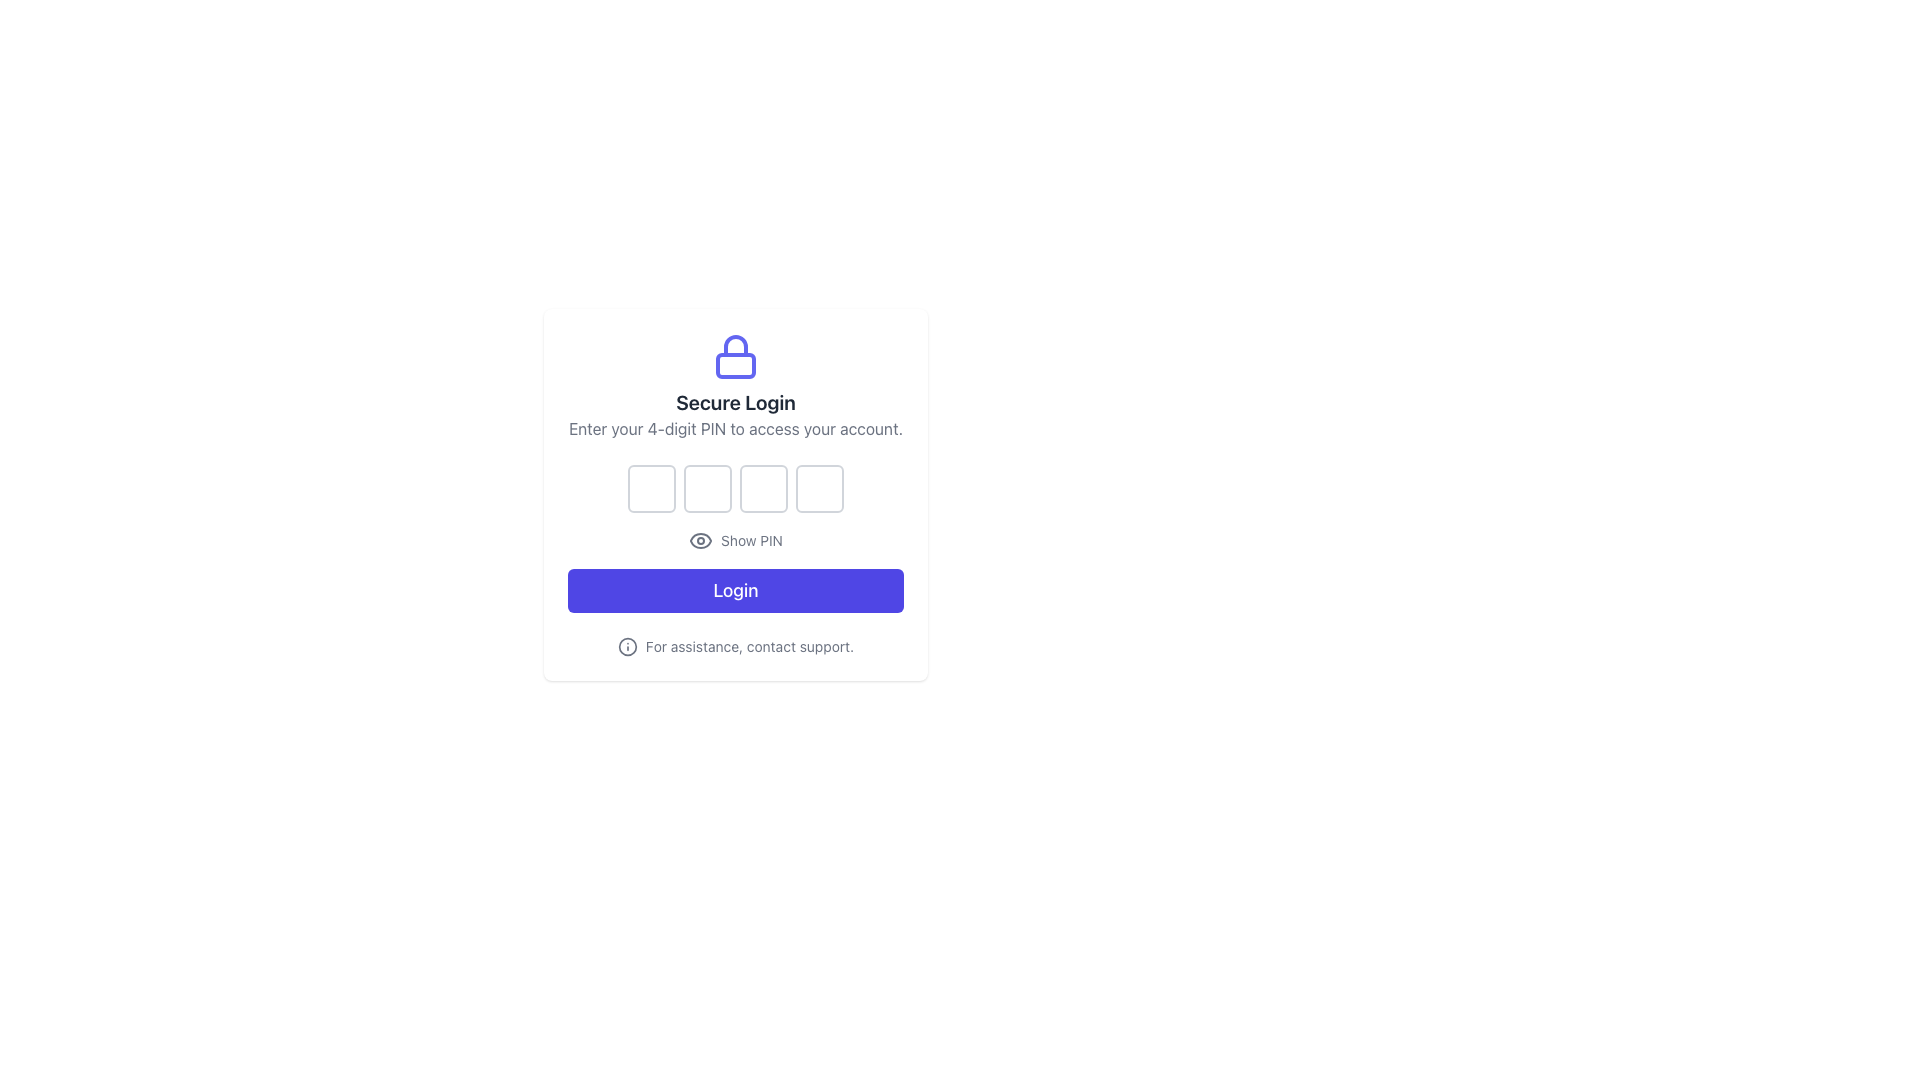 This screenshot has height=1080, width=1920. I want to click on the circular information icon located to the left of the text 'For assistance, contact support', so click(626, 647).